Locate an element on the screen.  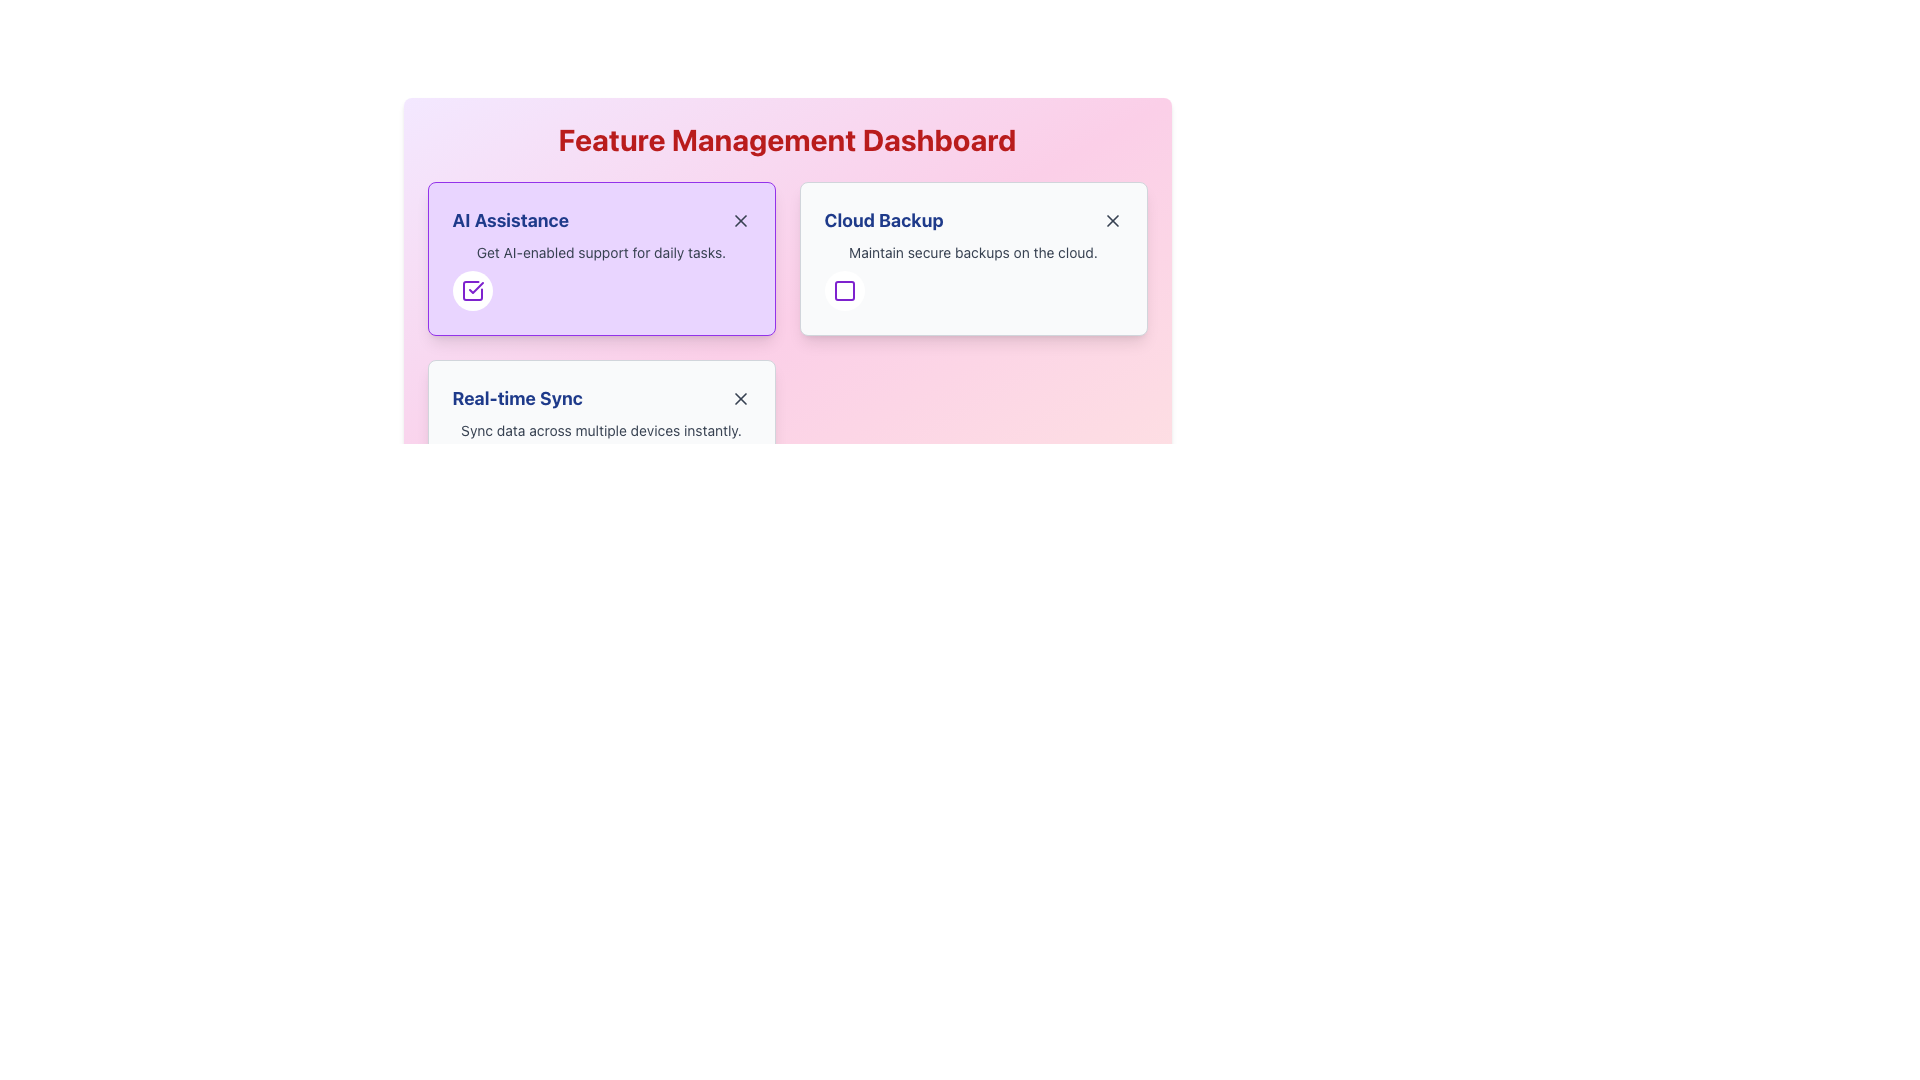
the interactive button with a white background and purple outline located in the bottom-right corner of the 'Cloud Backup' feature card is located at coordinates (844, 290).